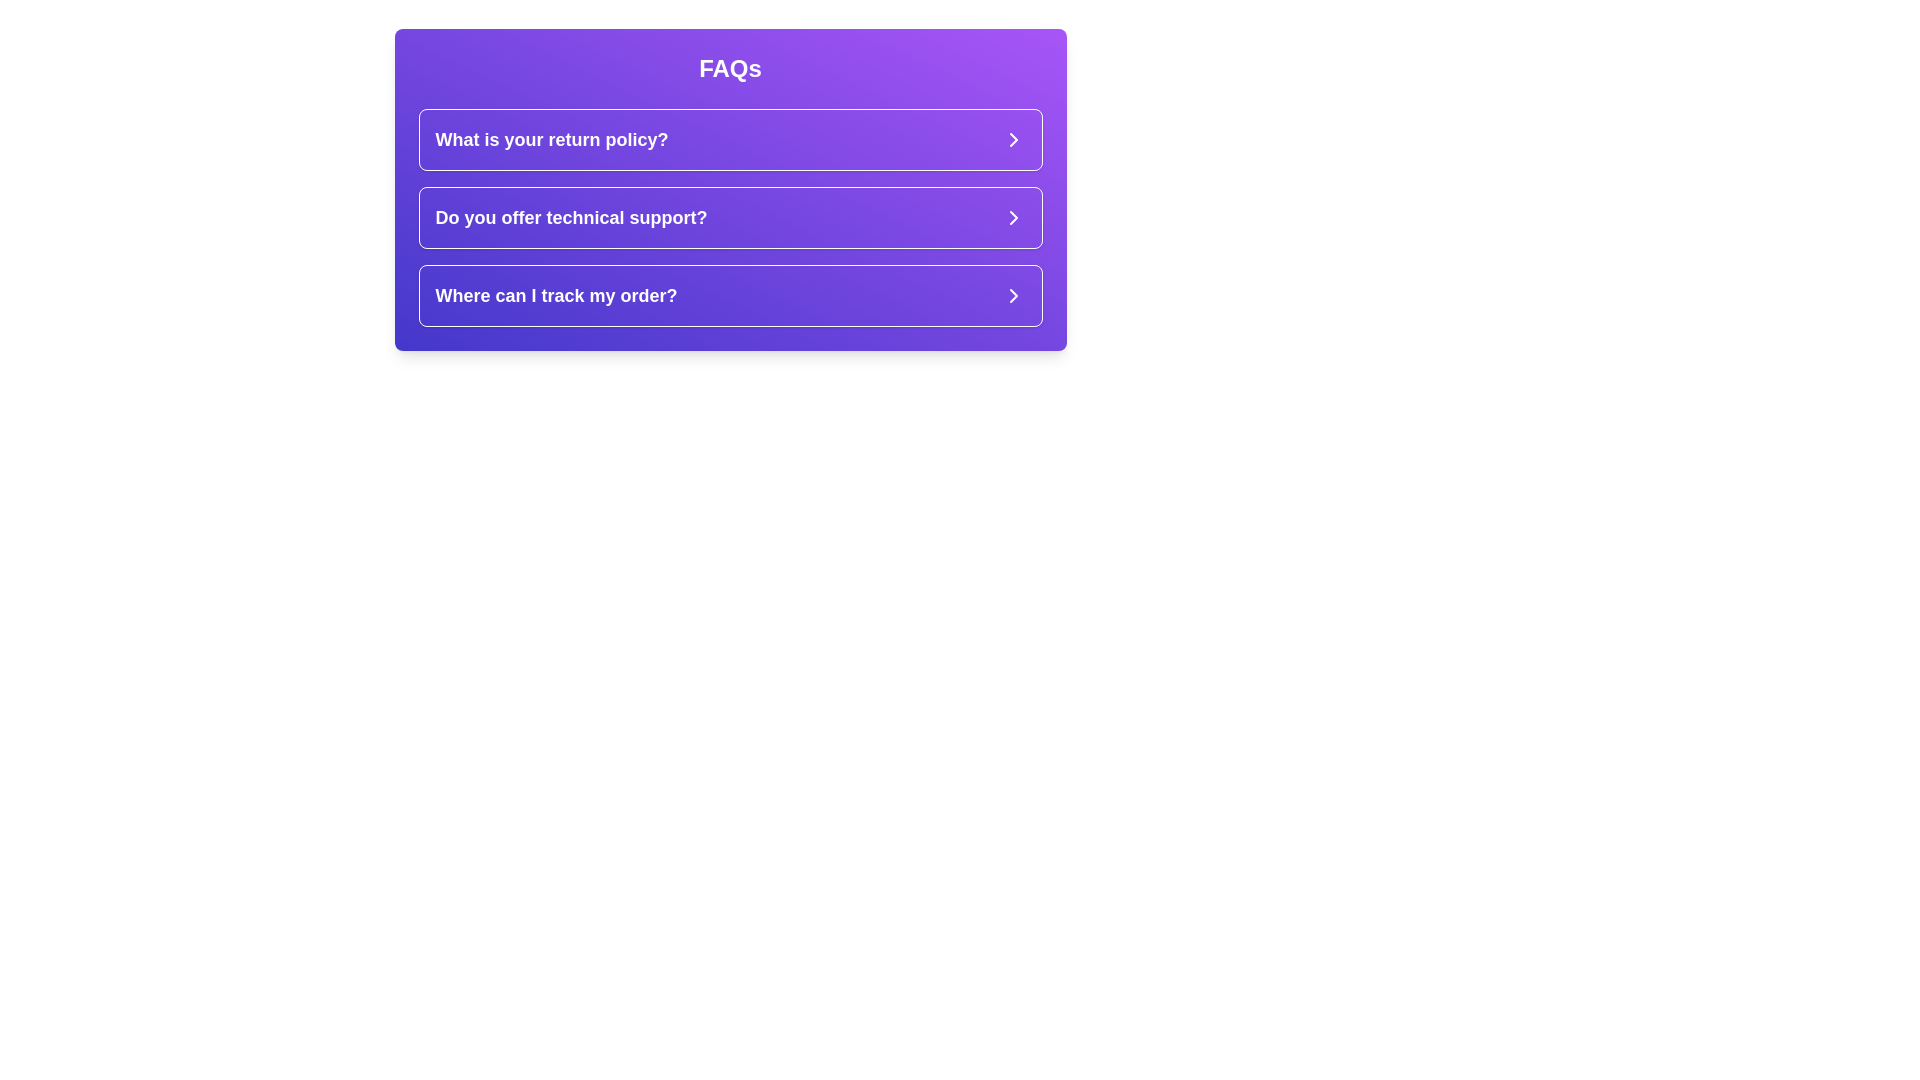 This screenshot has height=1080, width=1920. I want to click on the chevron arrow SVG icon for navigation located at the rightmost edge of the last item in the list labeled 'Where can I track my order.', so click(1013, 296).